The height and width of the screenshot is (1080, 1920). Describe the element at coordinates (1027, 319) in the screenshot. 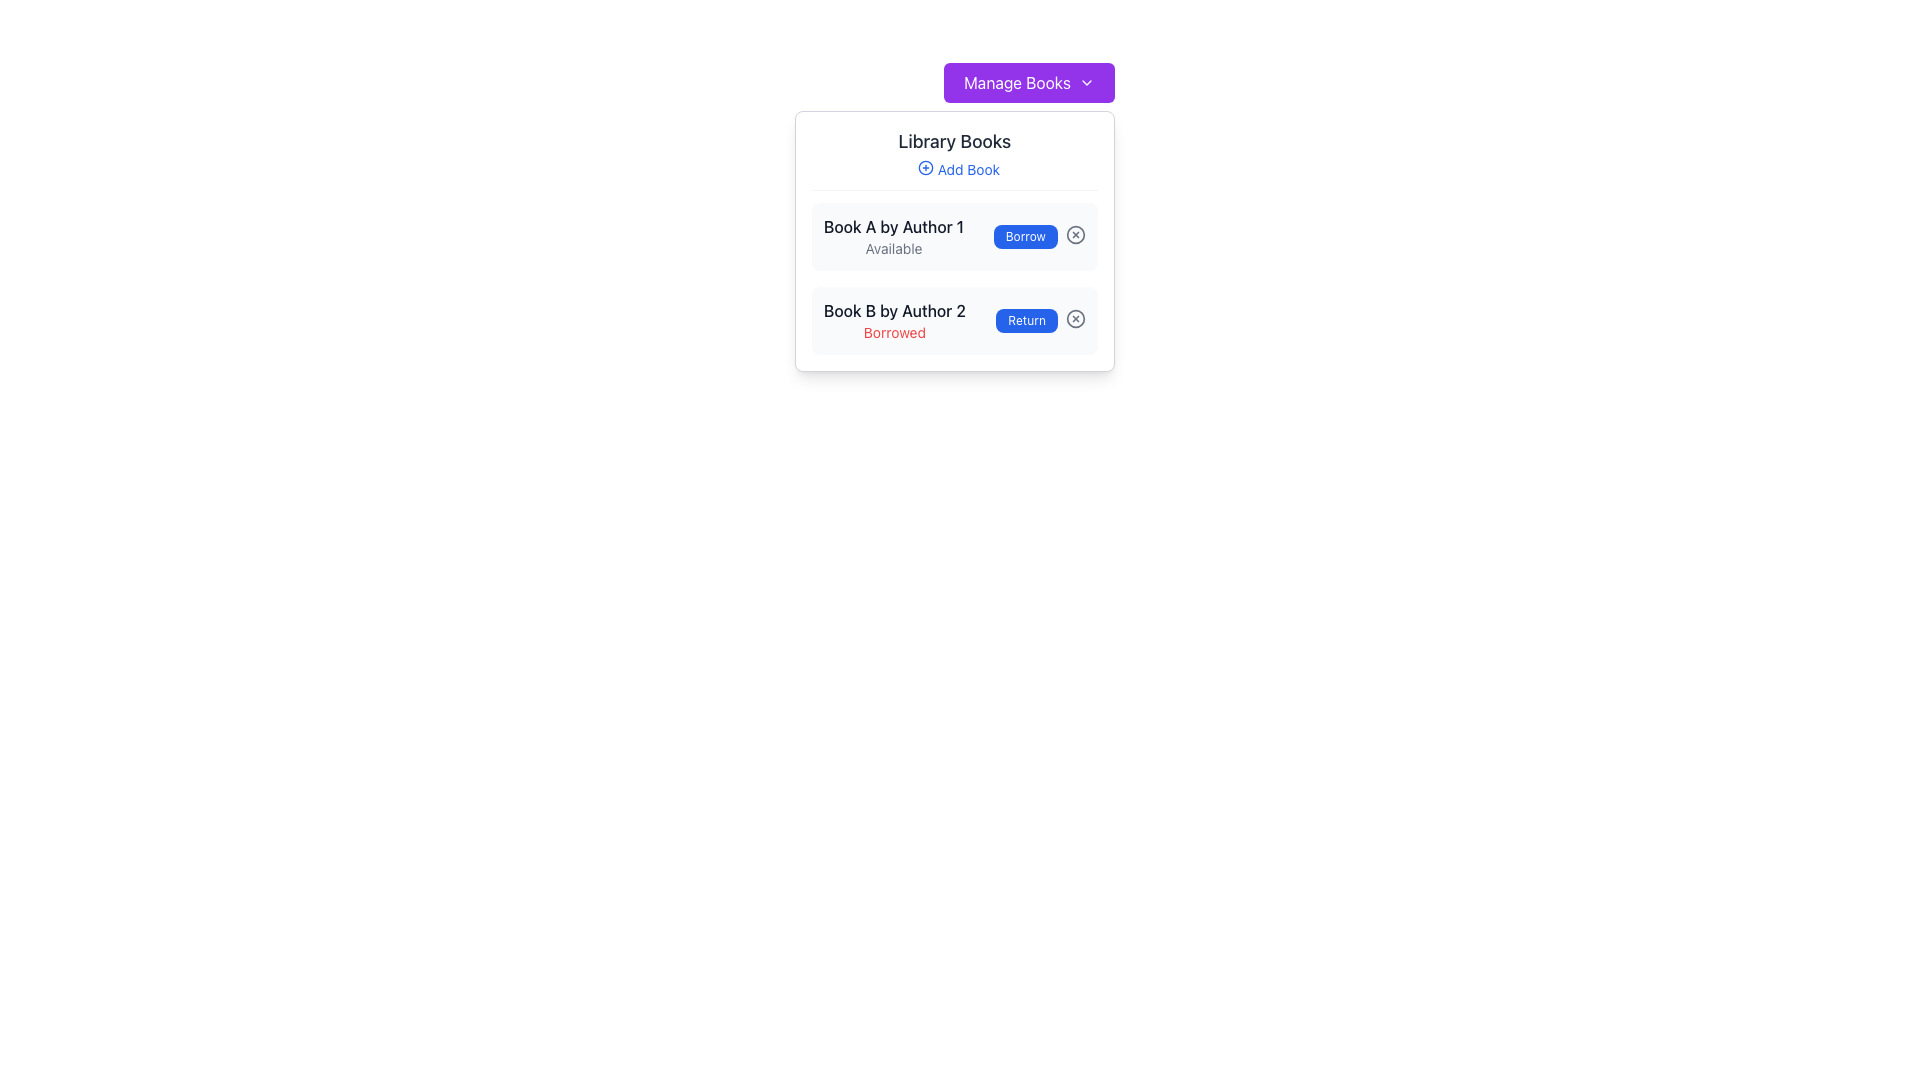

I see `the blue 'Return' button with rounded corners located in the second row under the 'Library Books' card, positioned to the right of 'Book B by Author 2' and left of the circular 'X' icon` at that location.